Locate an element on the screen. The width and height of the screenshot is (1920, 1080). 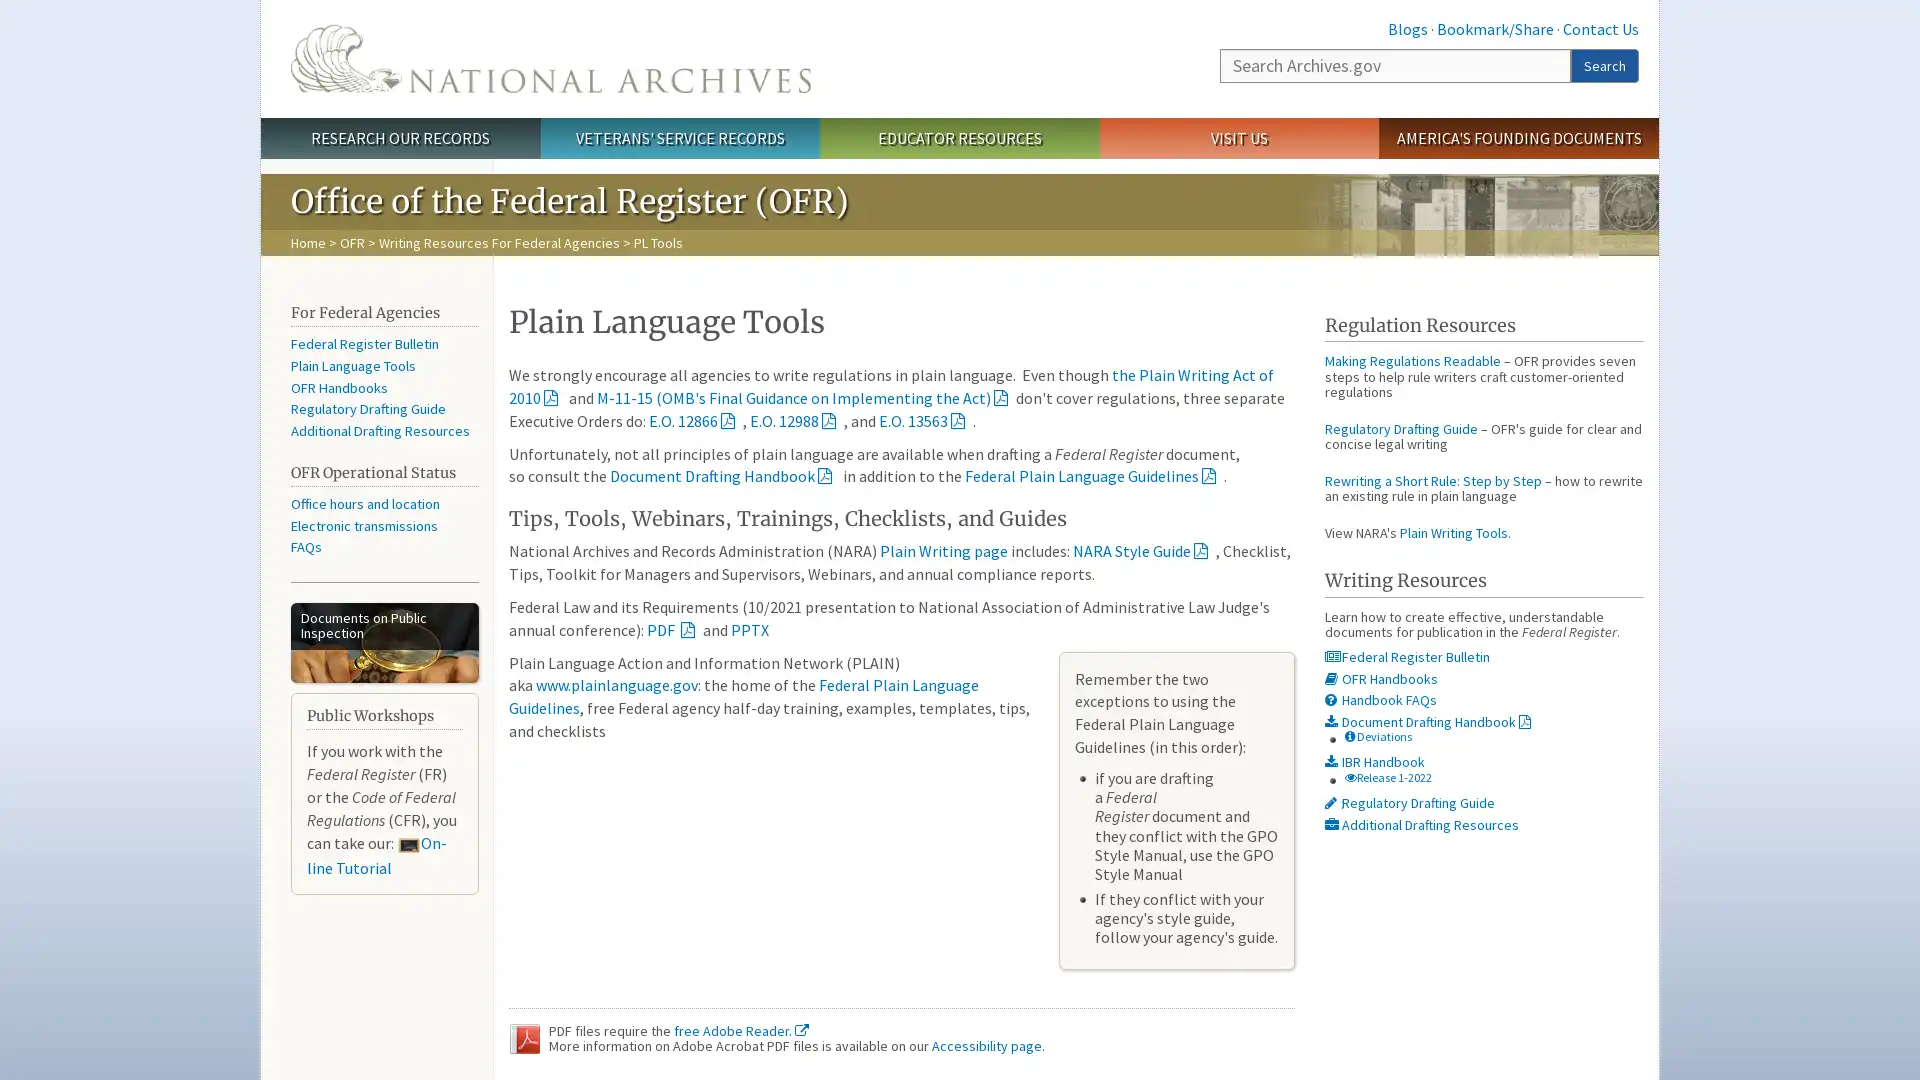
Search is located at coordinates (1604, 64).